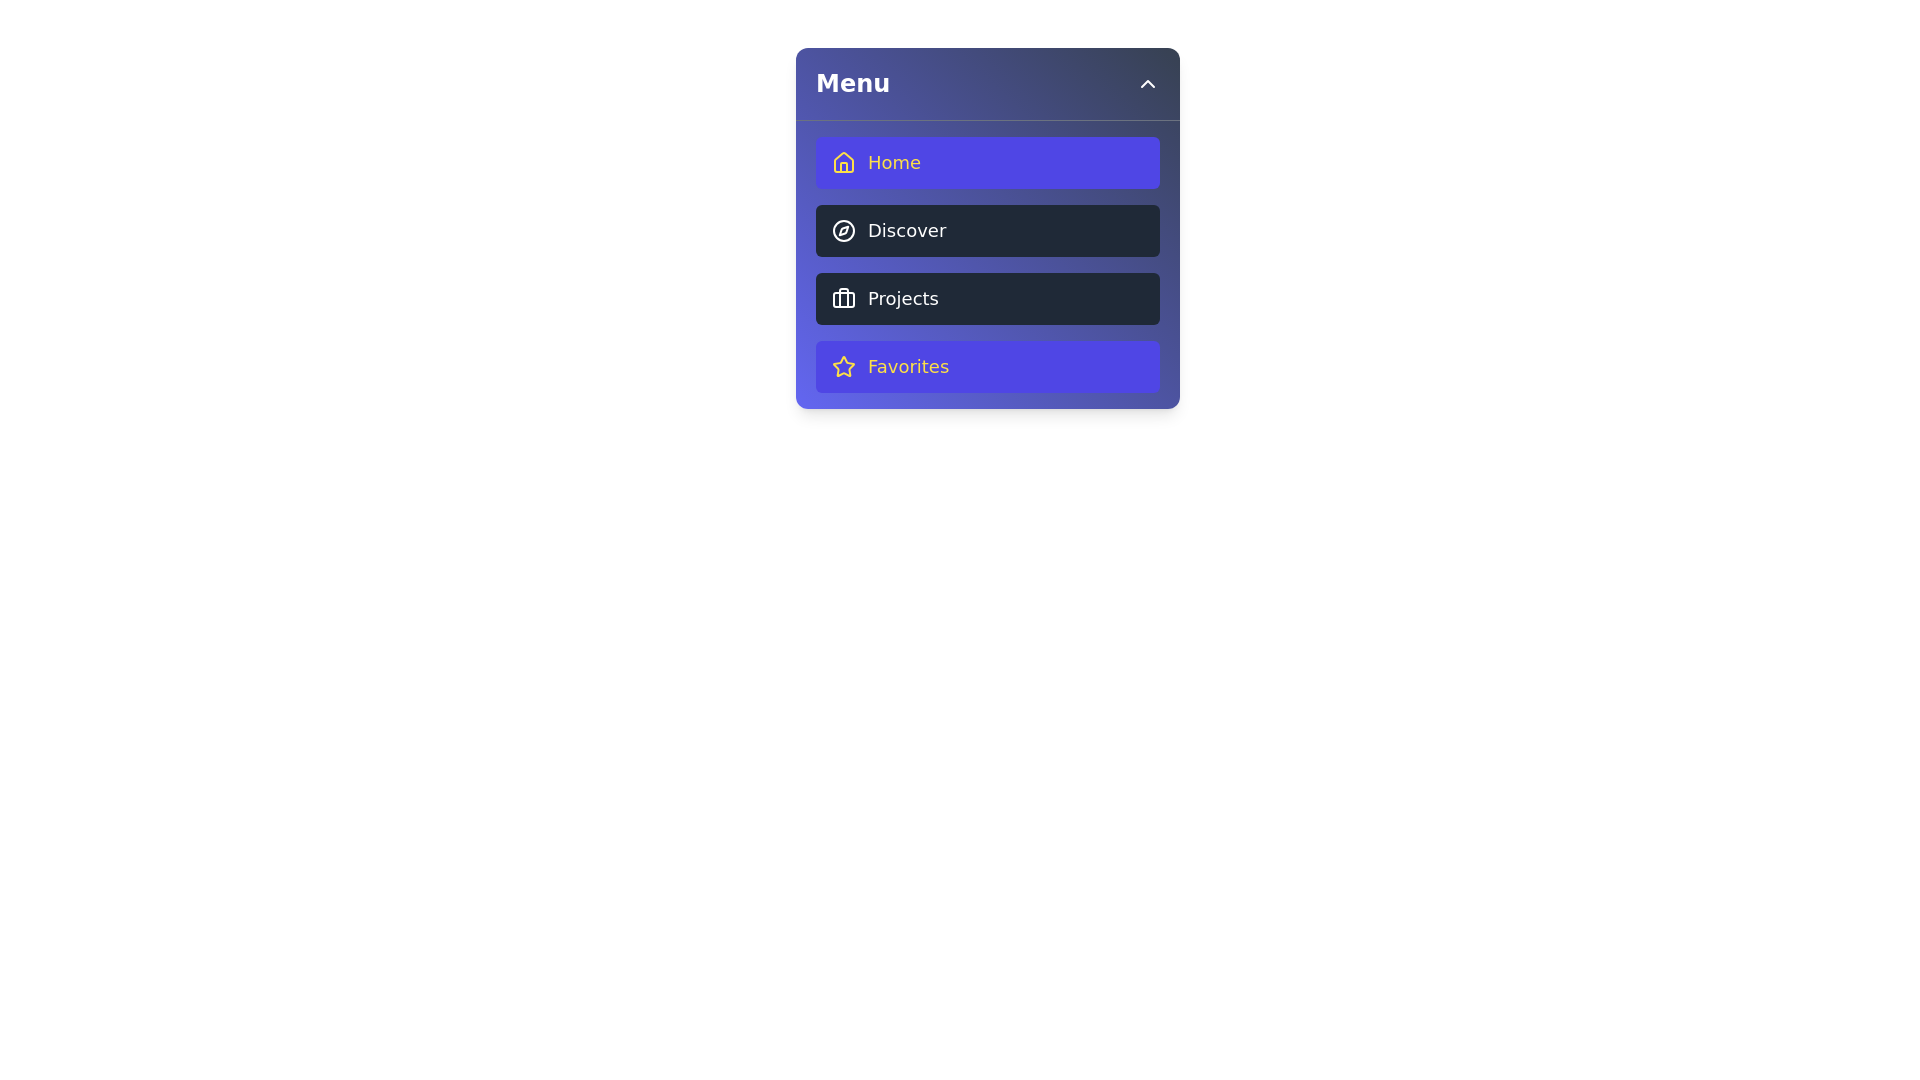 The height and width of the screenshot is (1080, 1920). What do you see at coordinates (988, 299) in the screenshot?
I see `the menu item Projects to observe its hover effect` at bounding box center [988, 299].